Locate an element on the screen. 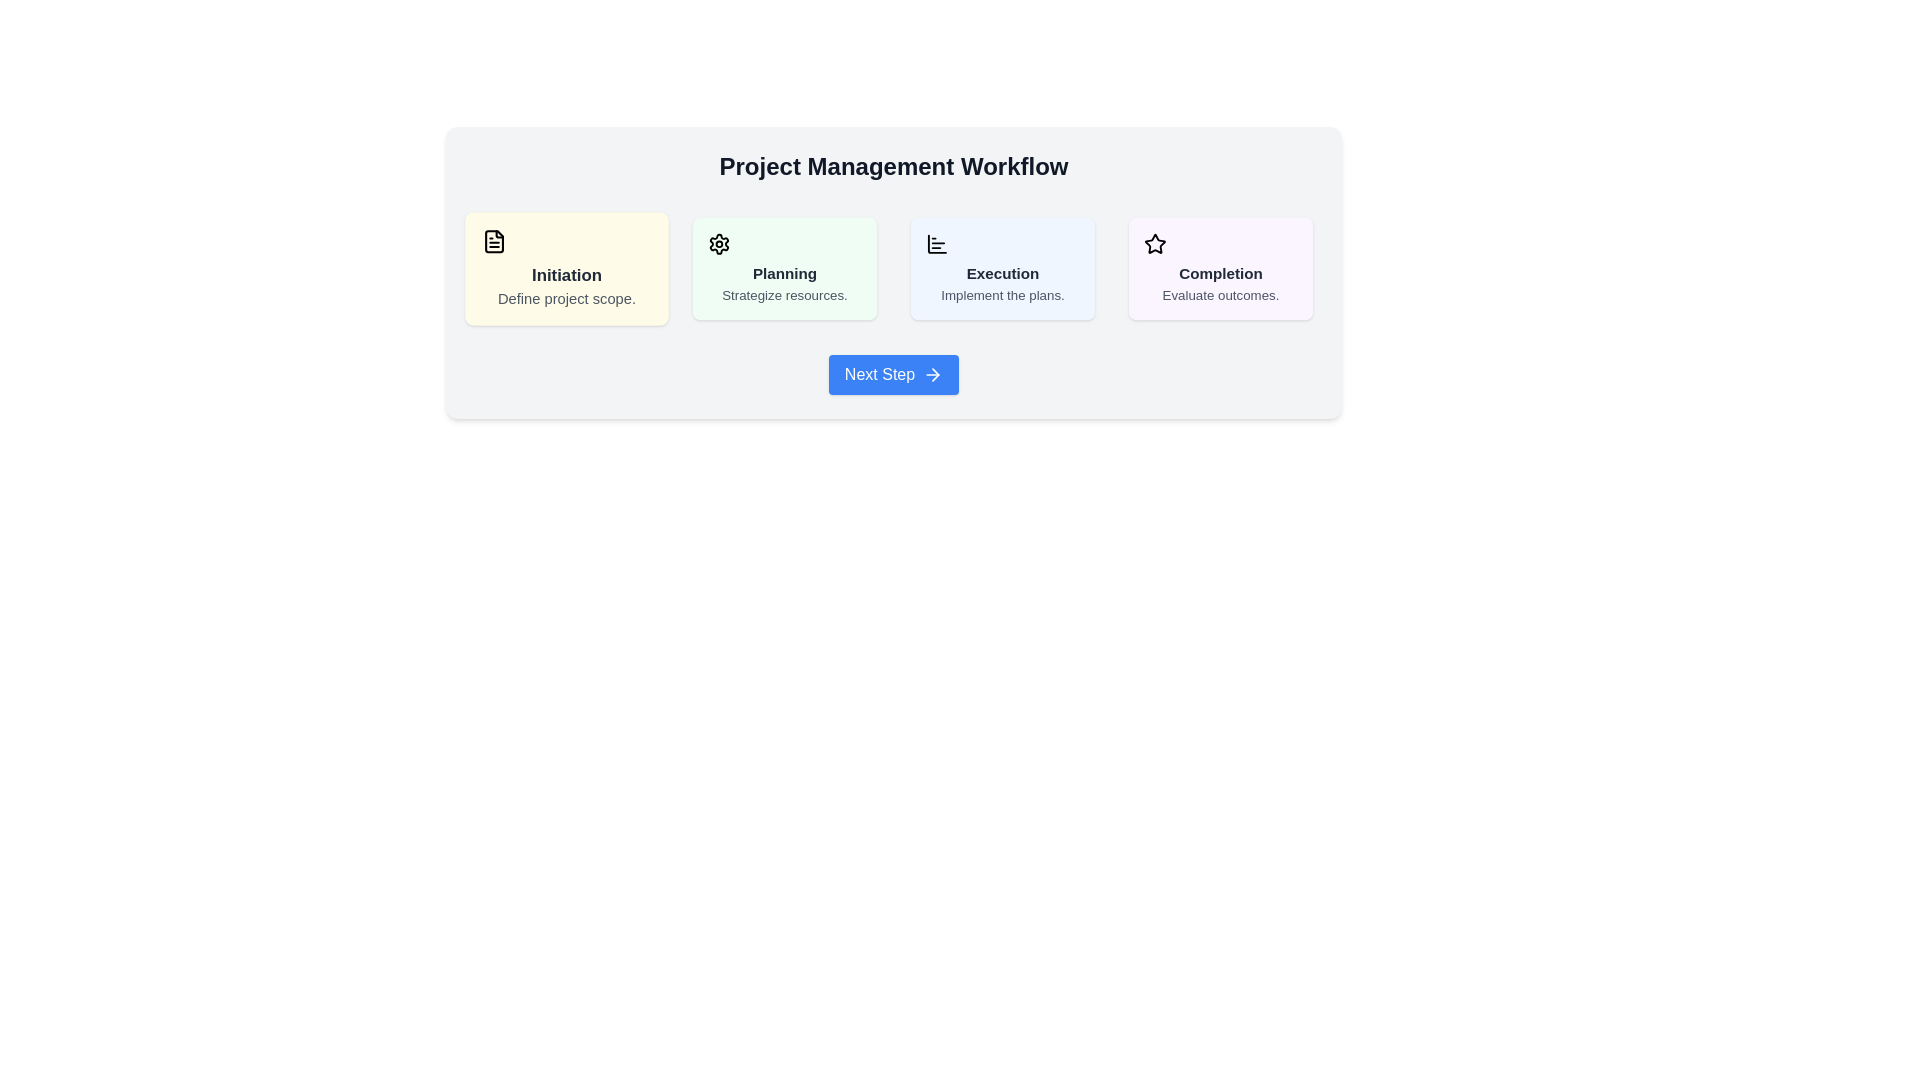  the small rightward-pointing arrow icon with a blue background located to the far right of the 'Next Step' button is located at coordinates (932, 374).